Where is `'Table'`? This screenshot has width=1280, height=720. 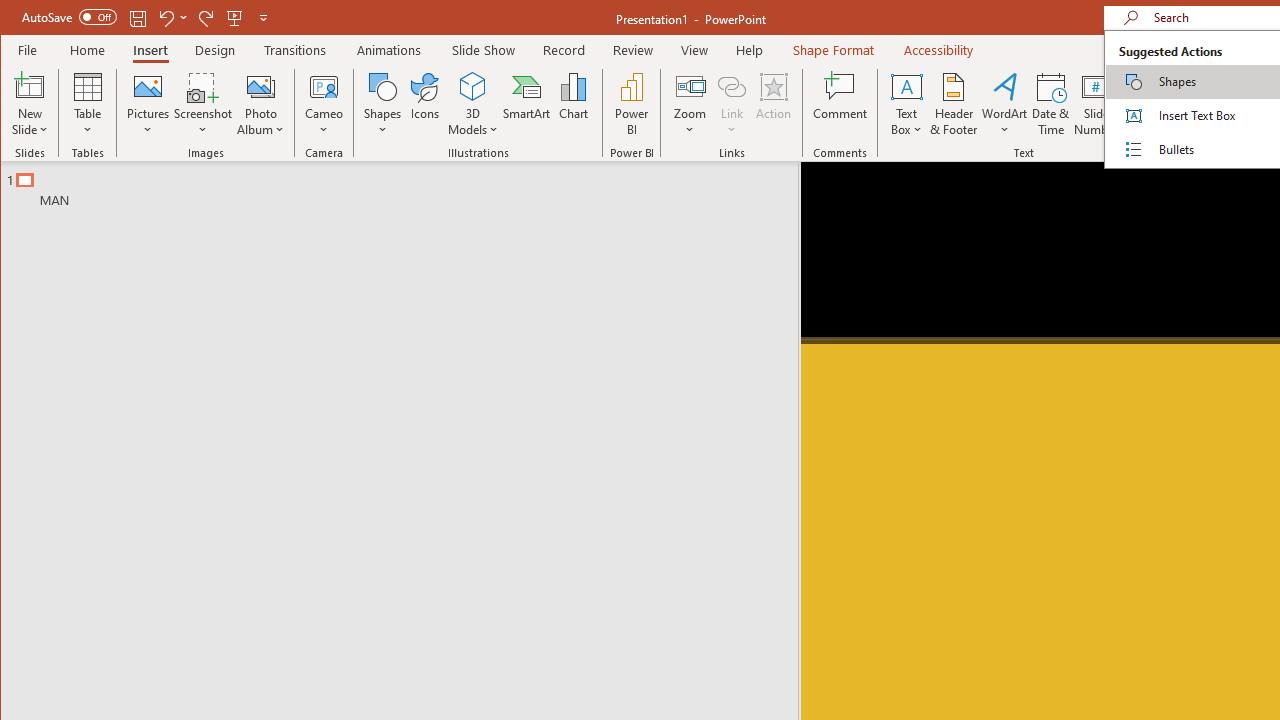
'Table' is located at coordinates (86, 104).